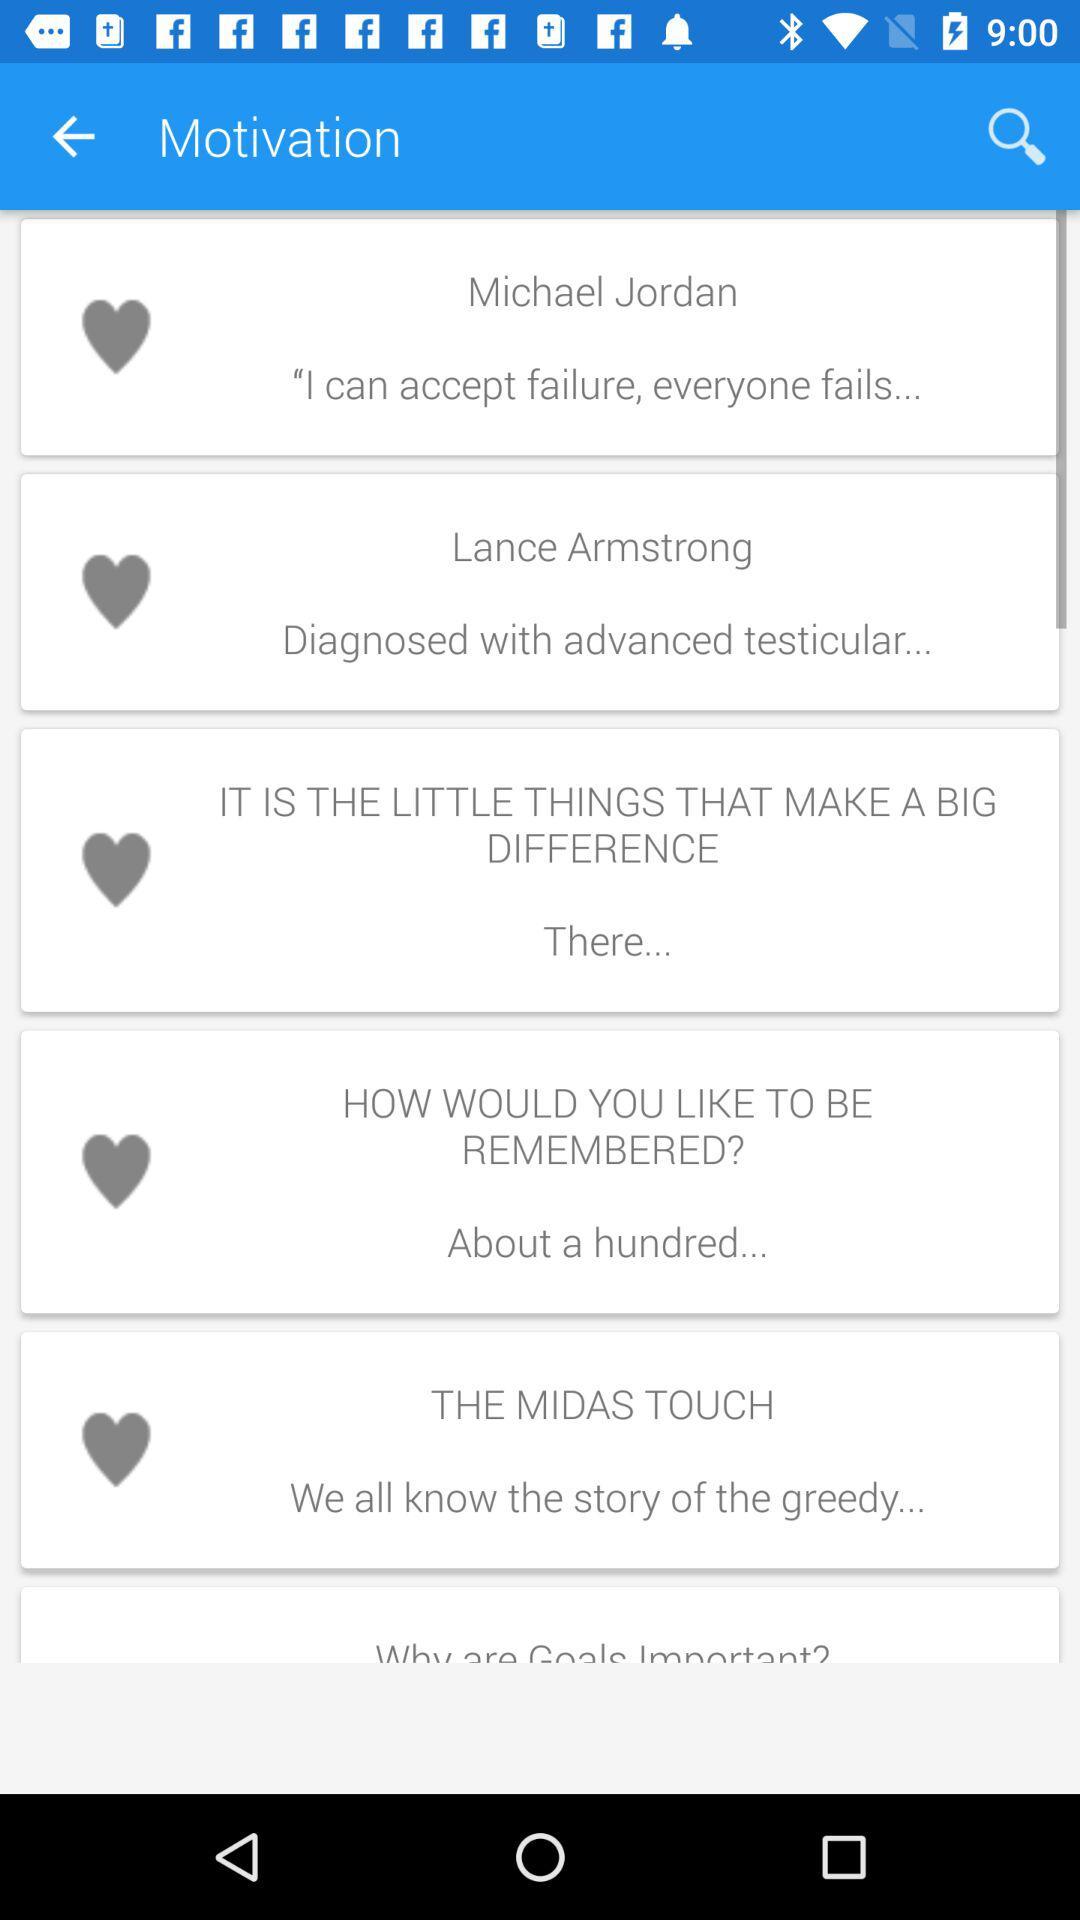 The image size is (1080, 1920). What do you see at coordinates (1017, 135) in the screenshot?
I see `icon to the right of the motivation` at bounding box center [1017, 135].